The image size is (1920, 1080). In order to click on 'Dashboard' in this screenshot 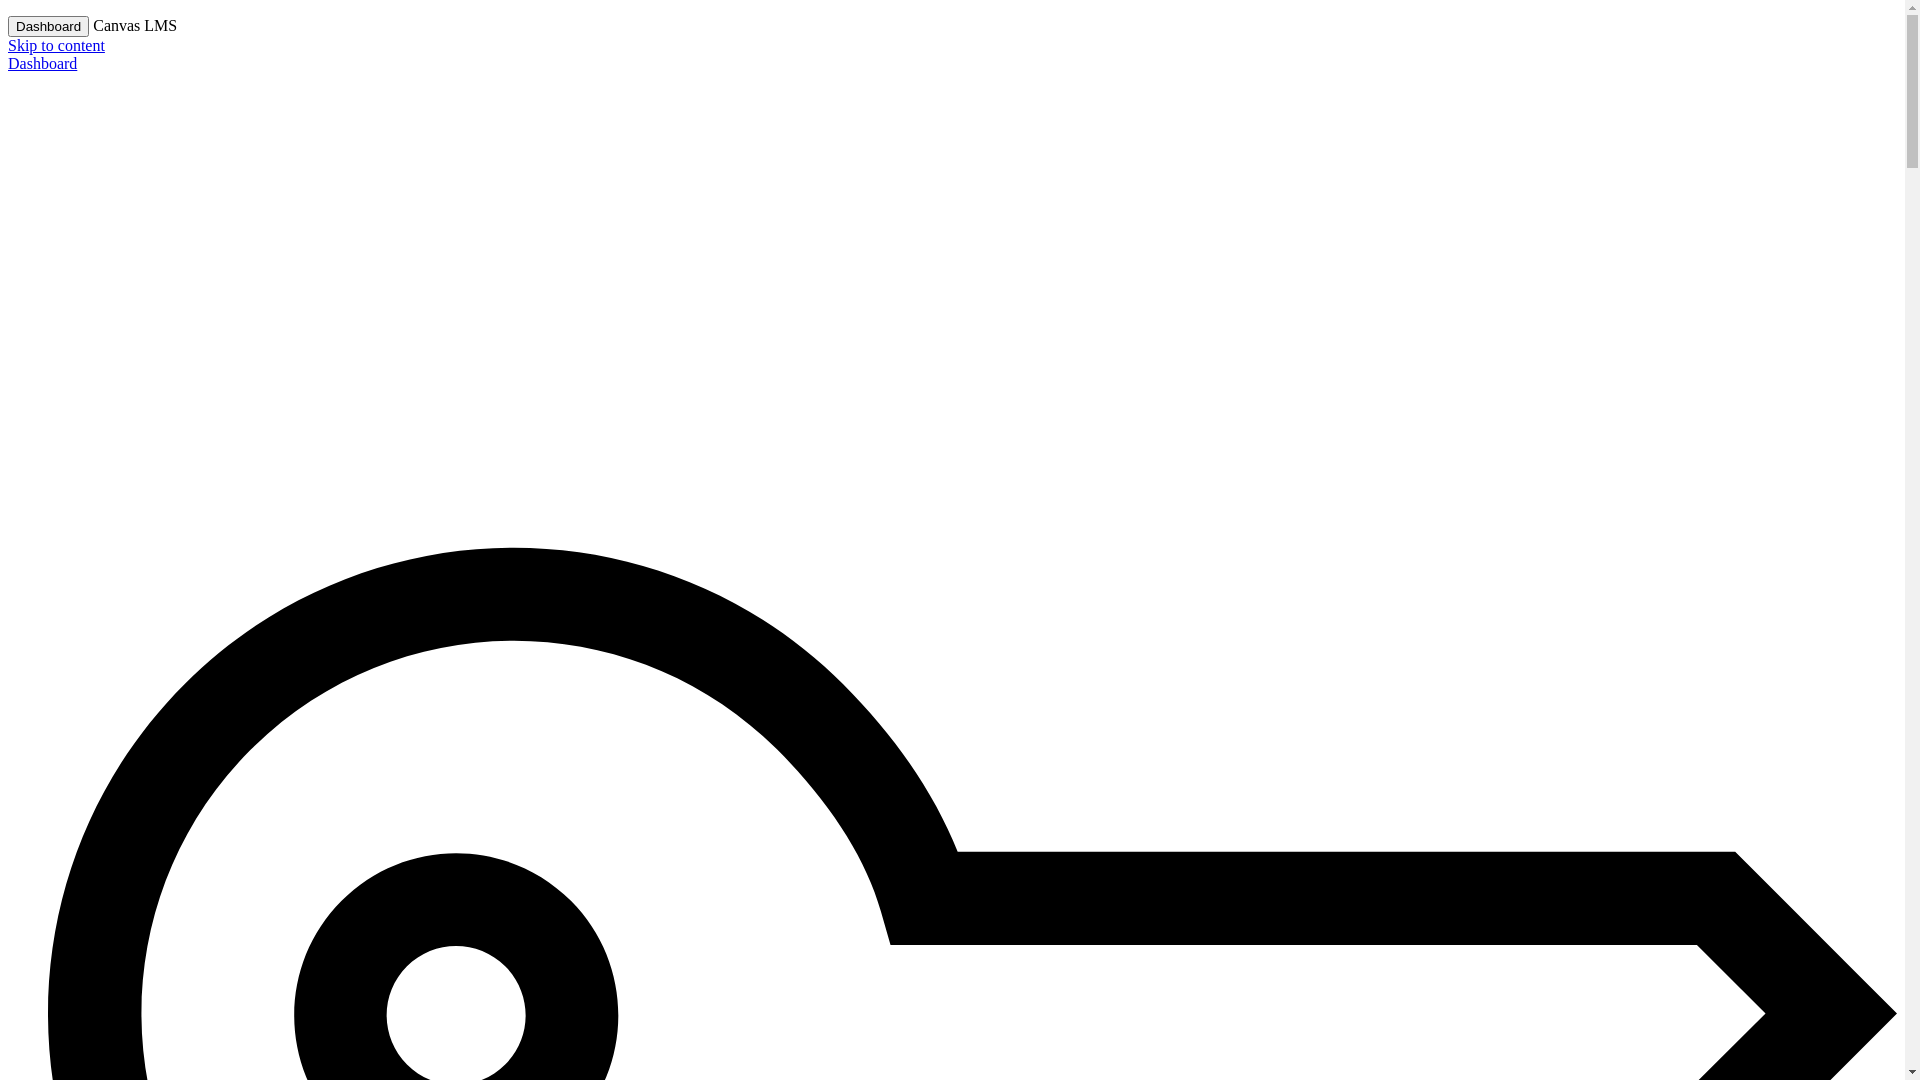, I will do `click(42, 62)`.